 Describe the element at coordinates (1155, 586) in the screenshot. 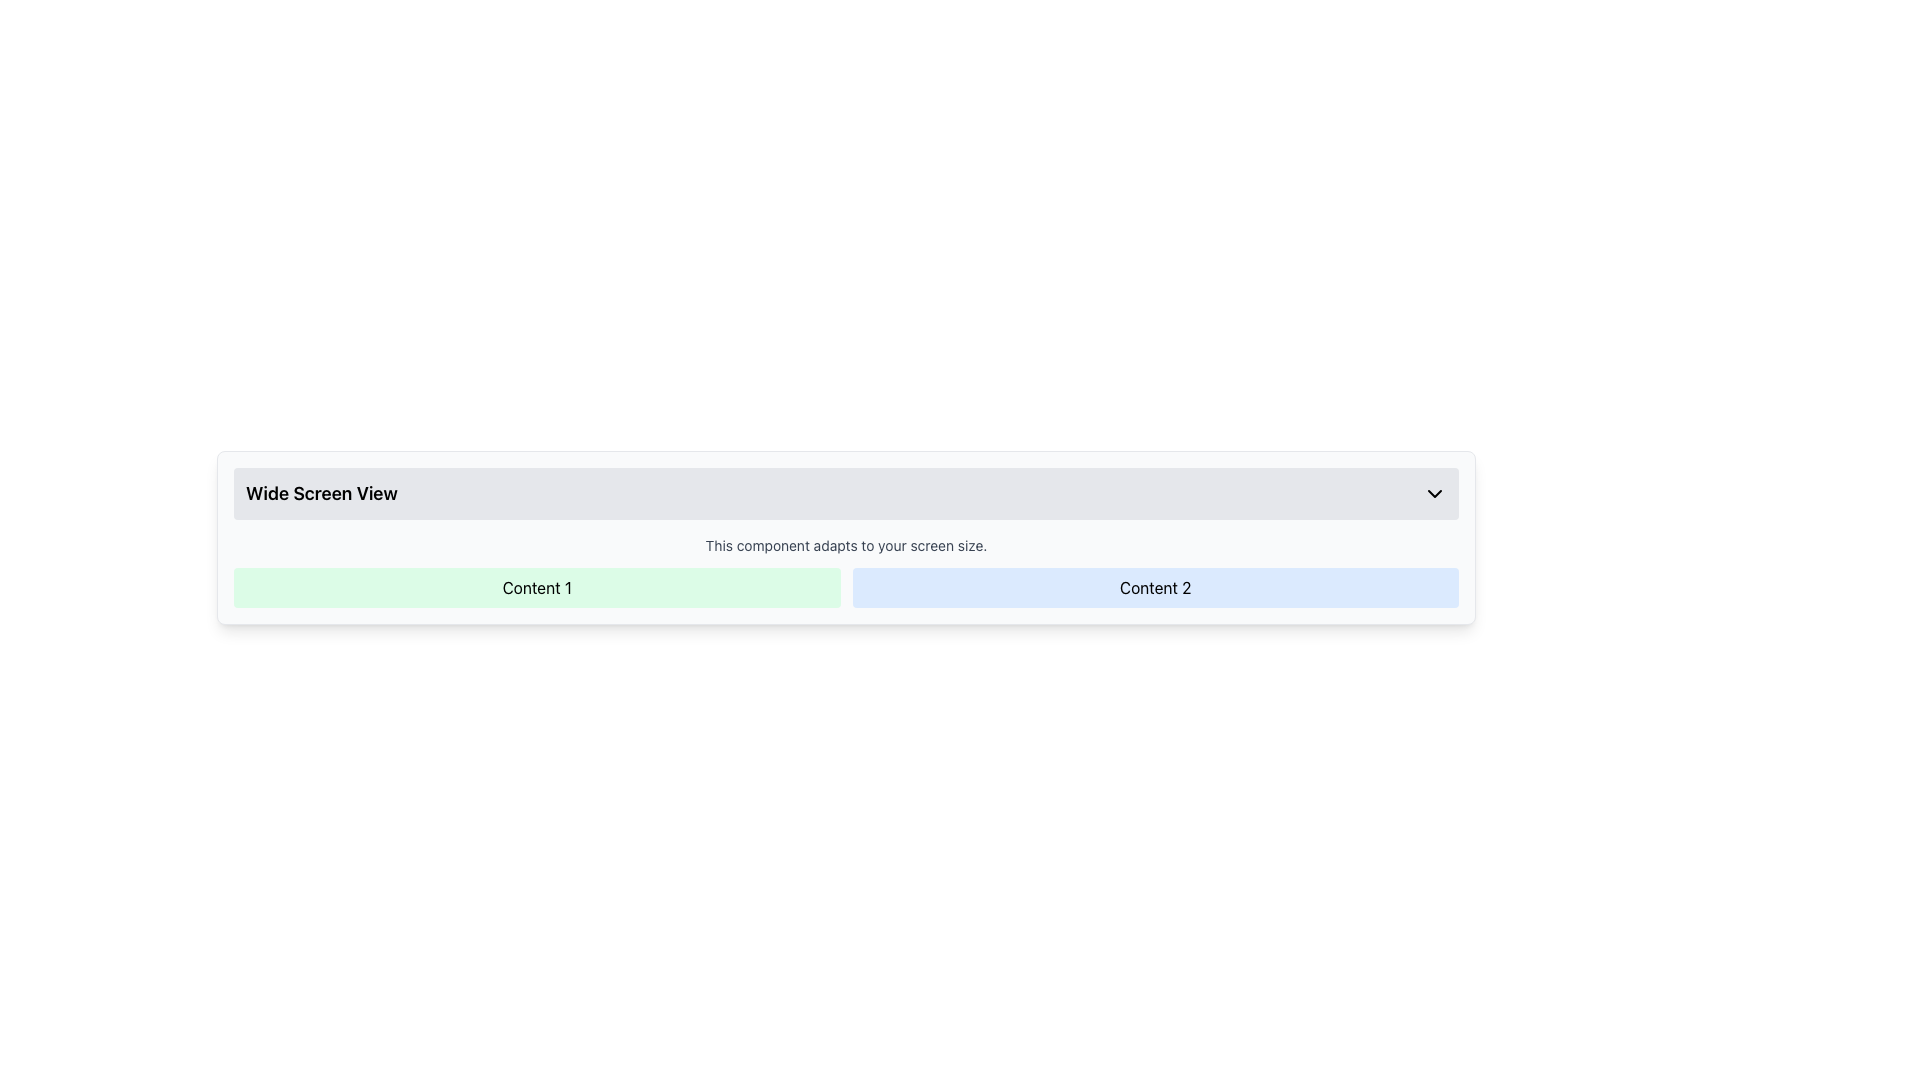

I see `the text label block positioned to the right of 'Content 1' in the two-column grid layout, located towards the bottom-center of the interface` at that location.